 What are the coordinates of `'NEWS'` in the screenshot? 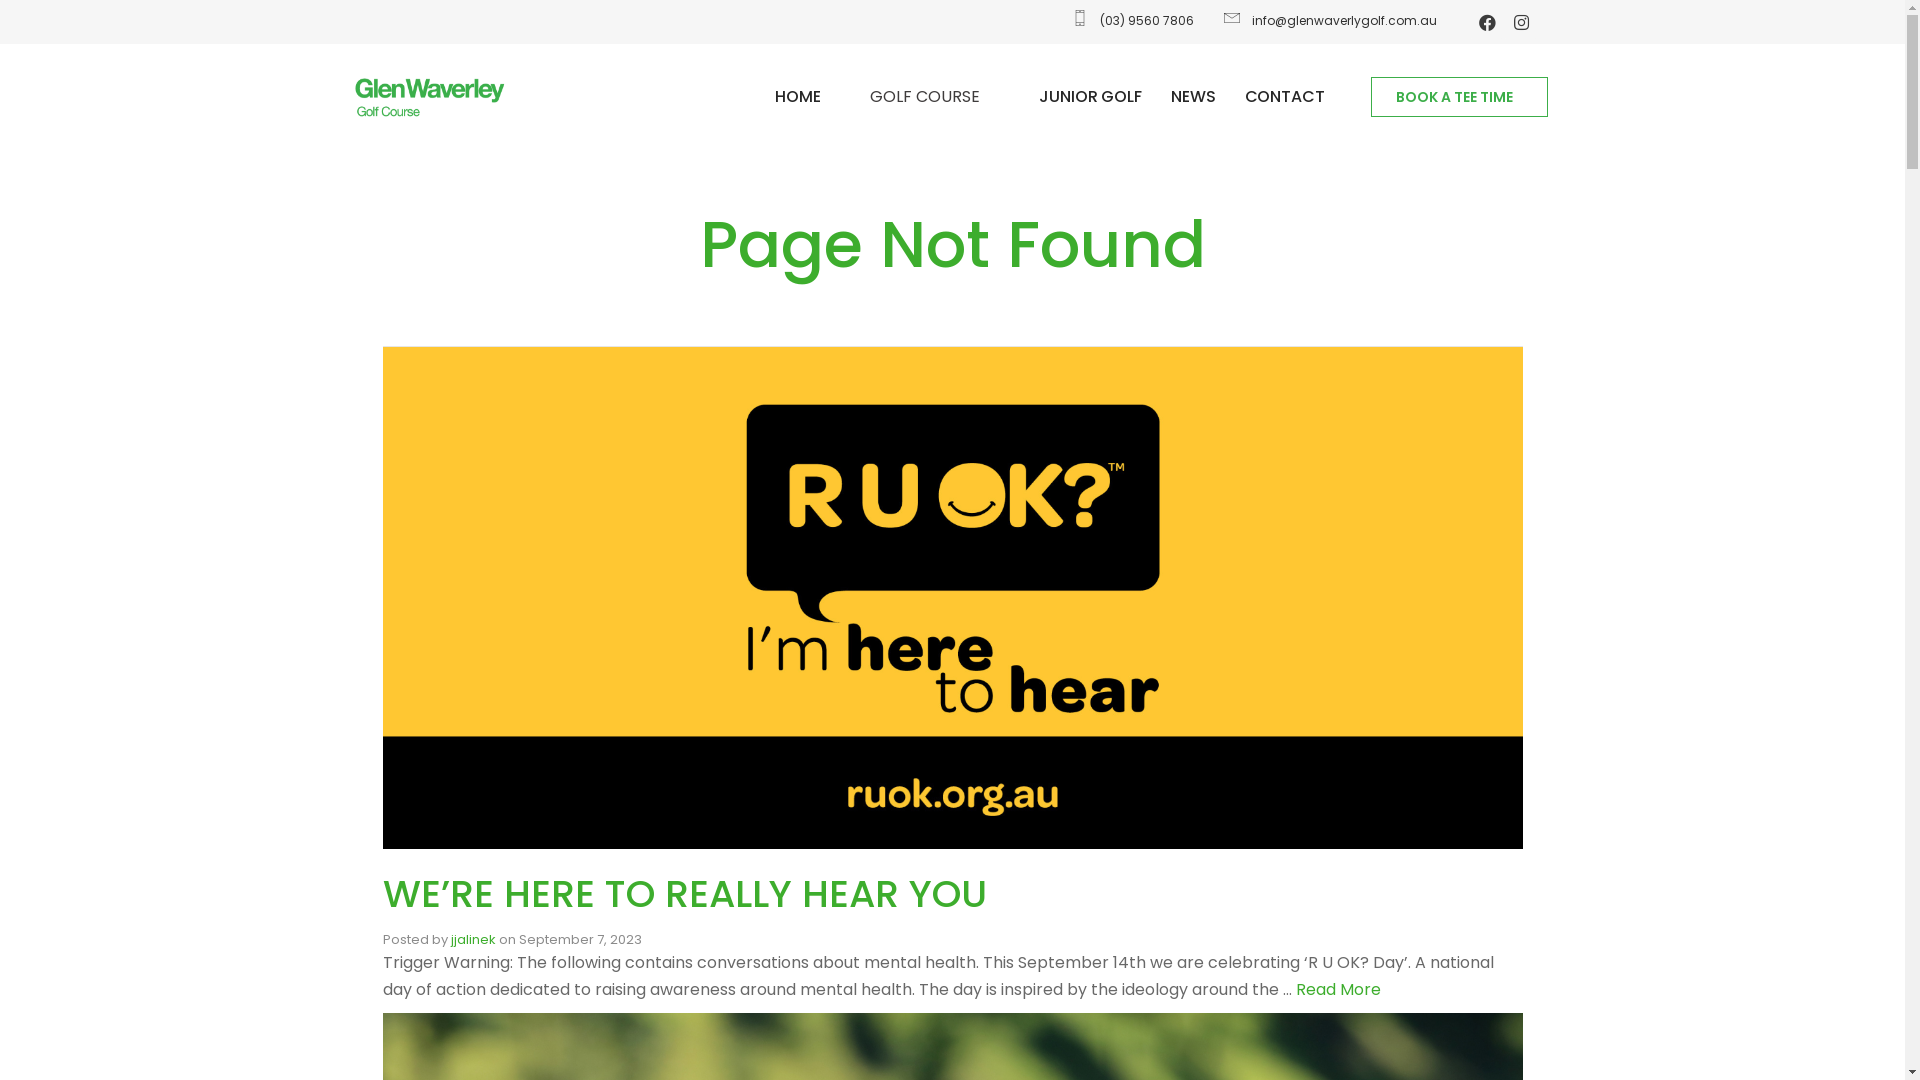 It's located at (1193, 96).